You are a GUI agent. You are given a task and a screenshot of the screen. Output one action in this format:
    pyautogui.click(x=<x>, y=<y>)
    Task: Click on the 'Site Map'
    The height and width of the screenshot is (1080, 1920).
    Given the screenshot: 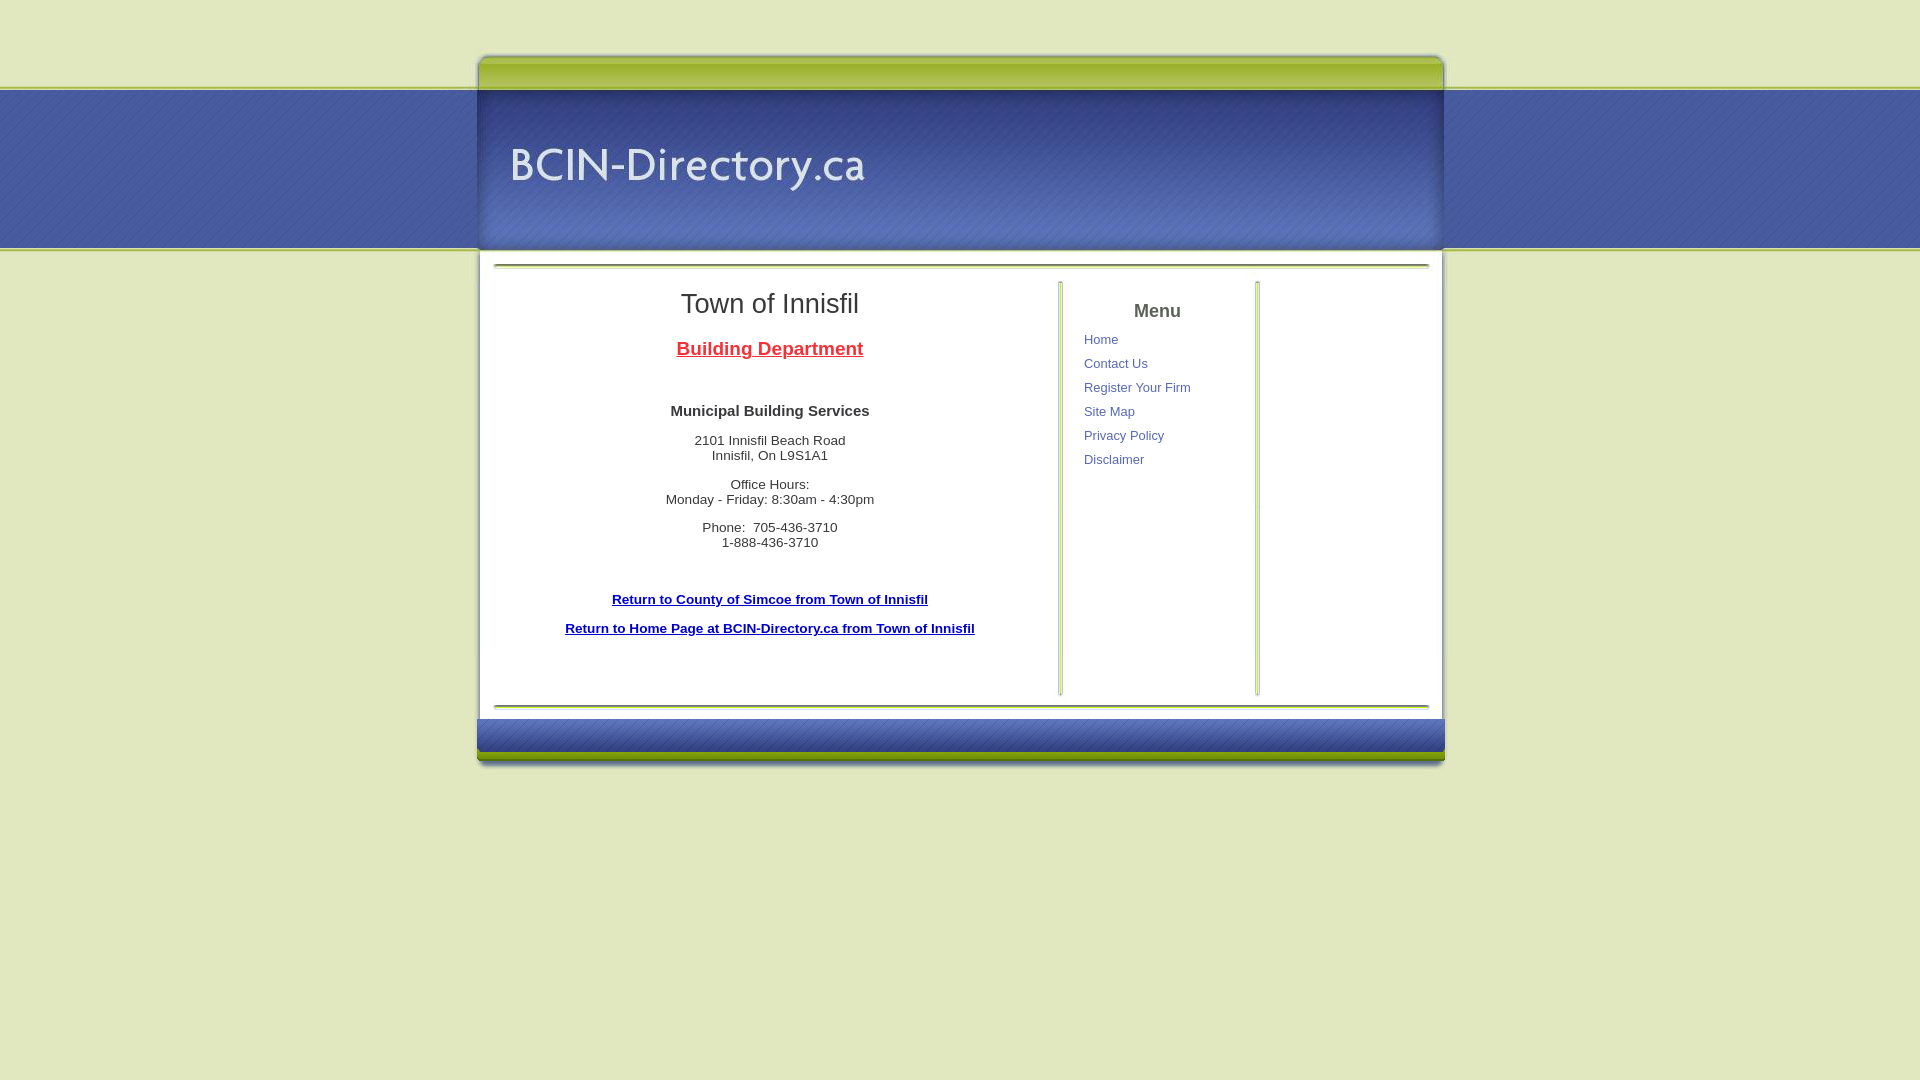 What is the action you would take?
    pyautogui.click(x=1160, y=410)
    